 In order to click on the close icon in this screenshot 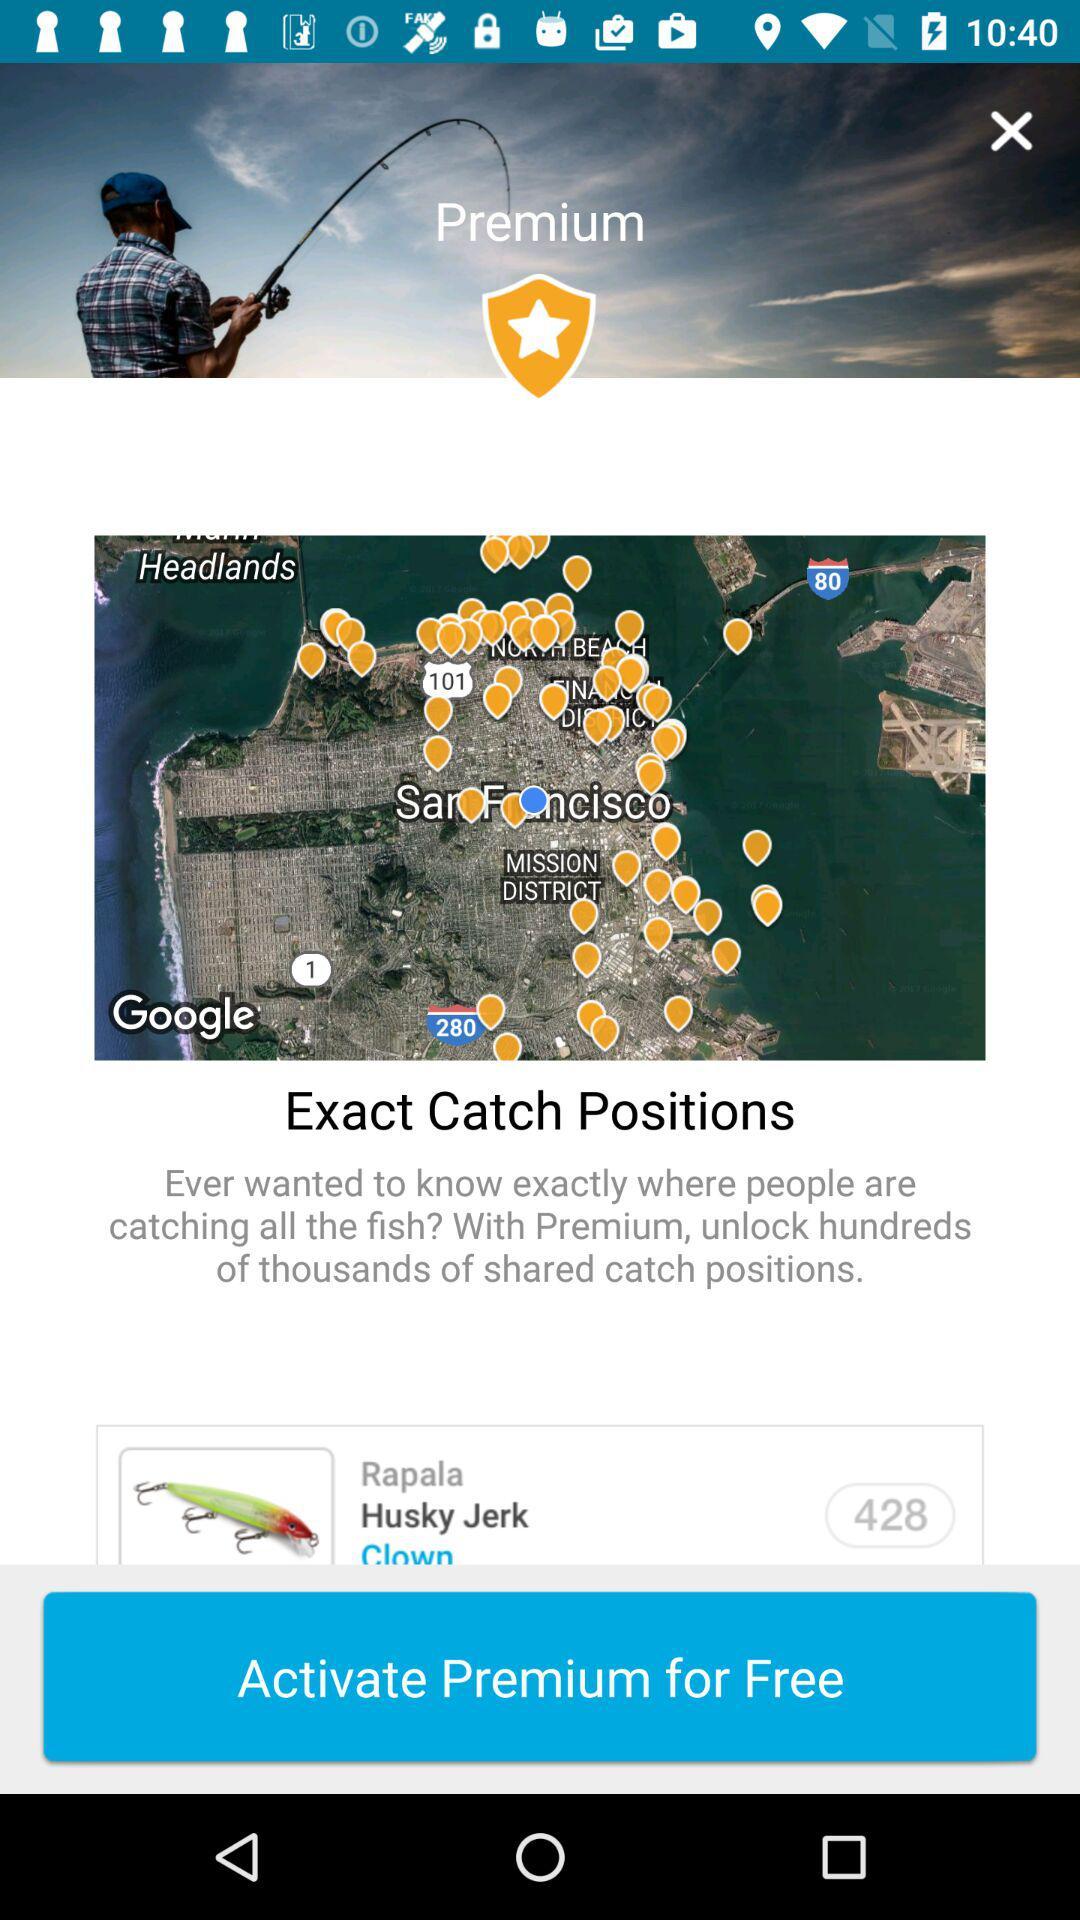, I will do `click(1011, 130)`.